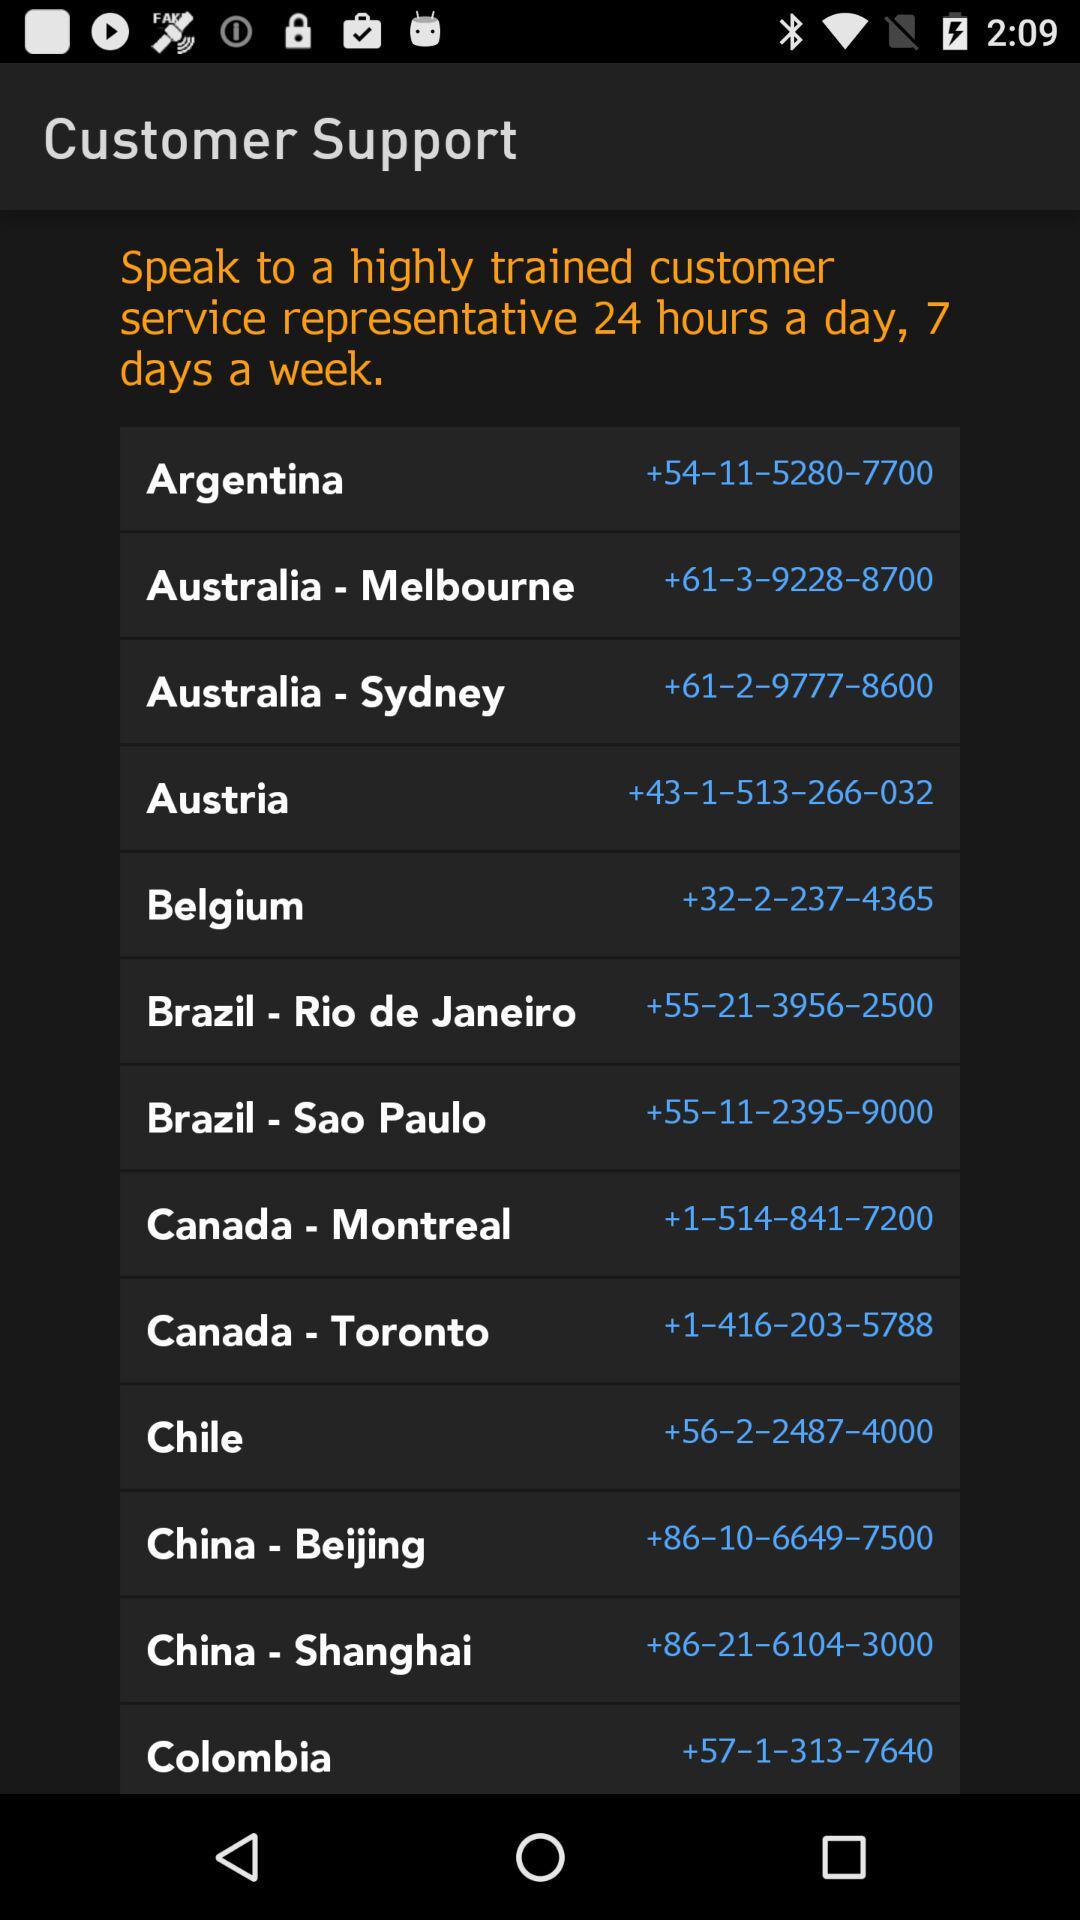 Image resolution: width=1080 pixels, height=1920 pixels. I want to click on the 43 1 513, so click(779, 790).